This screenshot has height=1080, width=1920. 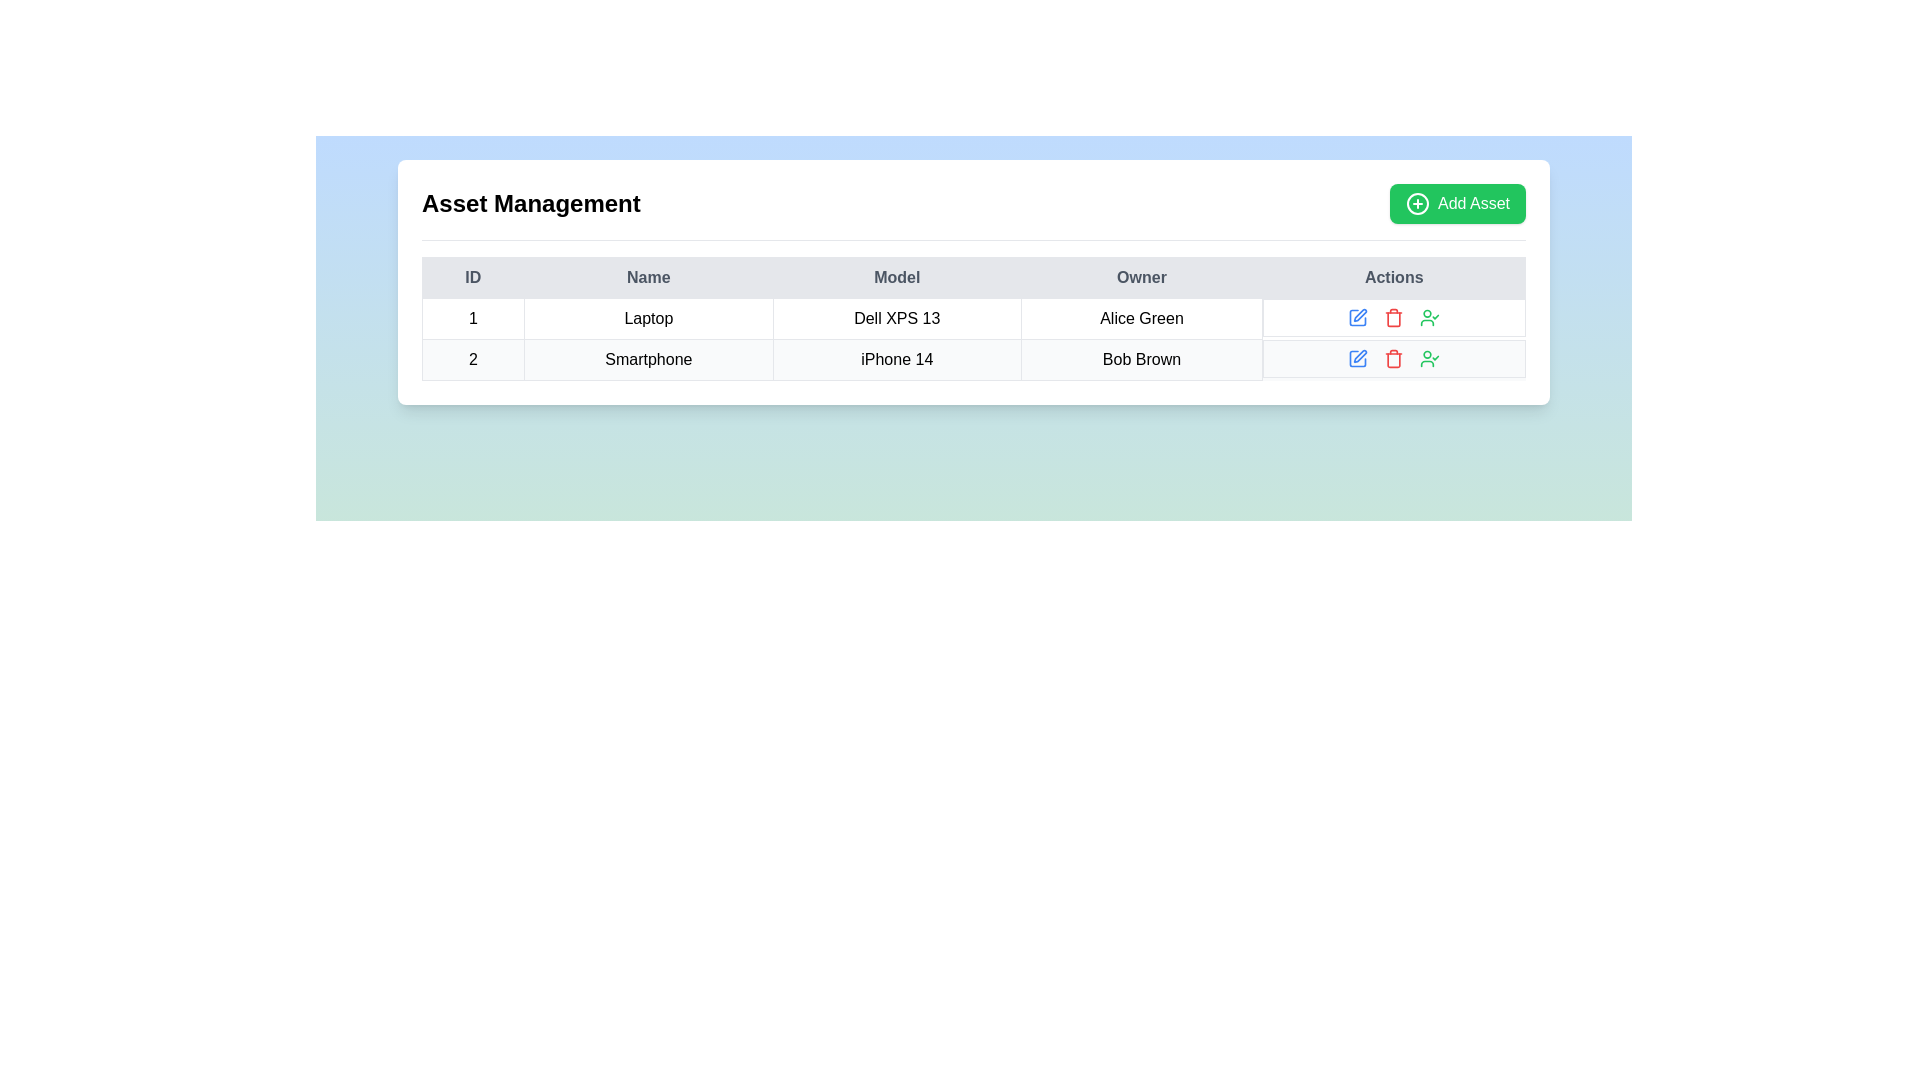 What do you see at coordinates (1360, 315) in the screenshot?
I see `the editing icon, which is an SVG icon representing an editing action located in the 'Actions' column of the first row in the table` at bounding box center [1360, 315].